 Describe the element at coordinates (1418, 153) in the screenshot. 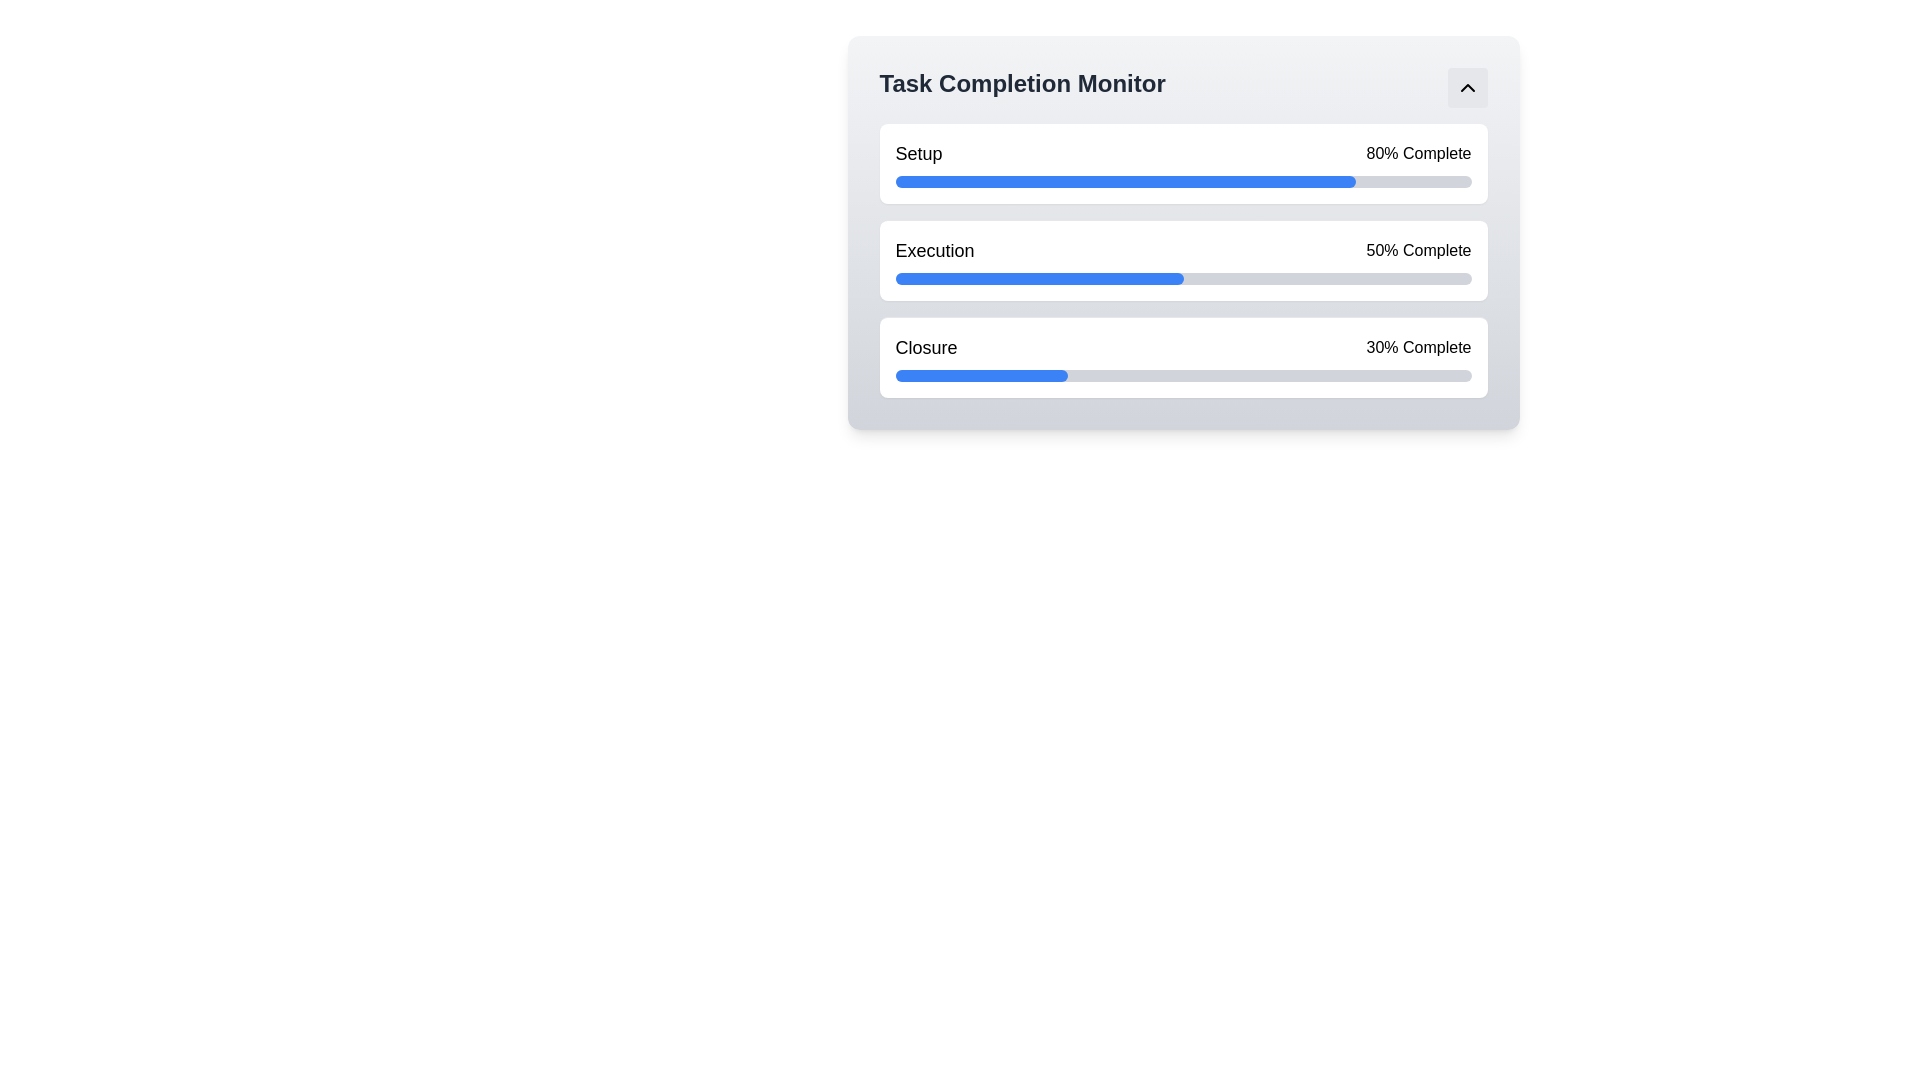

I see `the text label that displays '80% Complete', which is located at the right end of the 'Setup' progress bar in the 'Task Completion Monitor' component` at that location.